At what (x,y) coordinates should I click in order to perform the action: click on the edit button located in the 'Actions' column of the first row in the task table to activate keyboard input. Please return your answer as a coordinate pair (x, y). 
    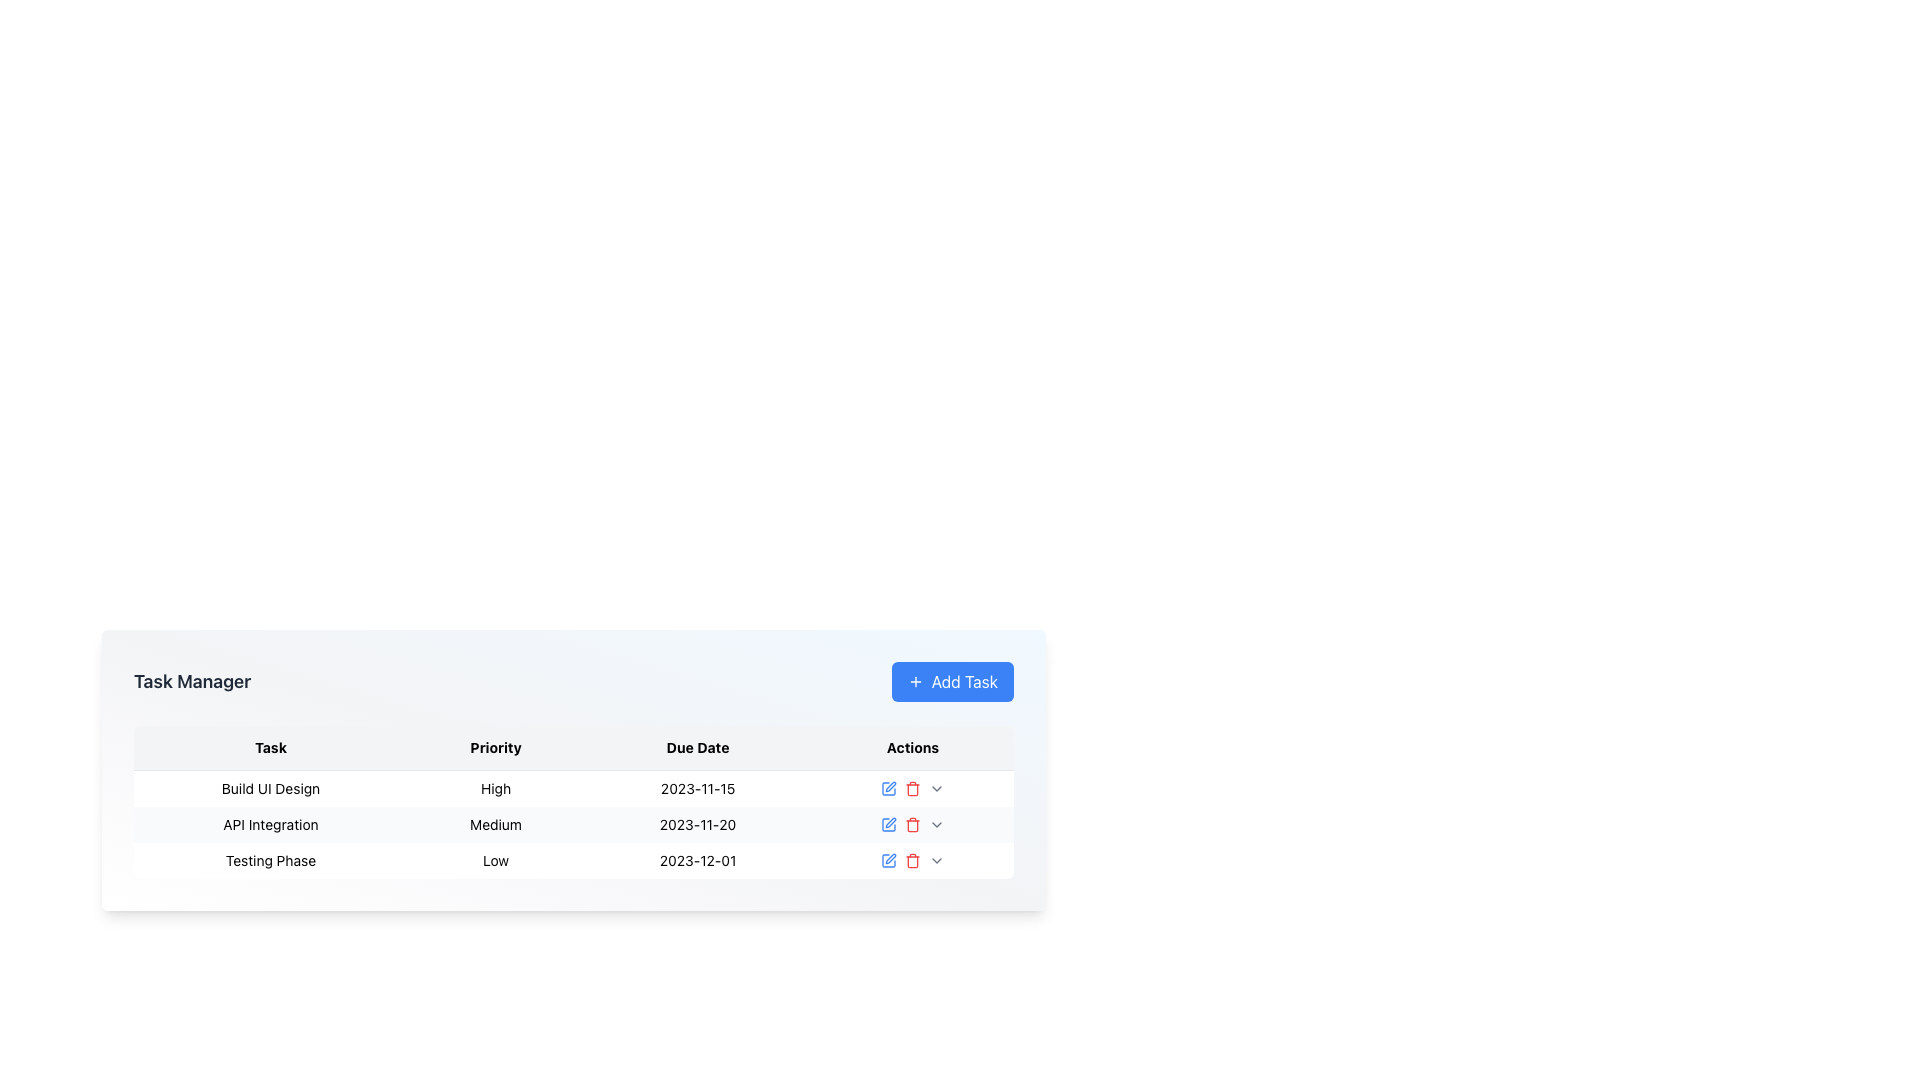
    Looking at the image, I should click on (888, 788).